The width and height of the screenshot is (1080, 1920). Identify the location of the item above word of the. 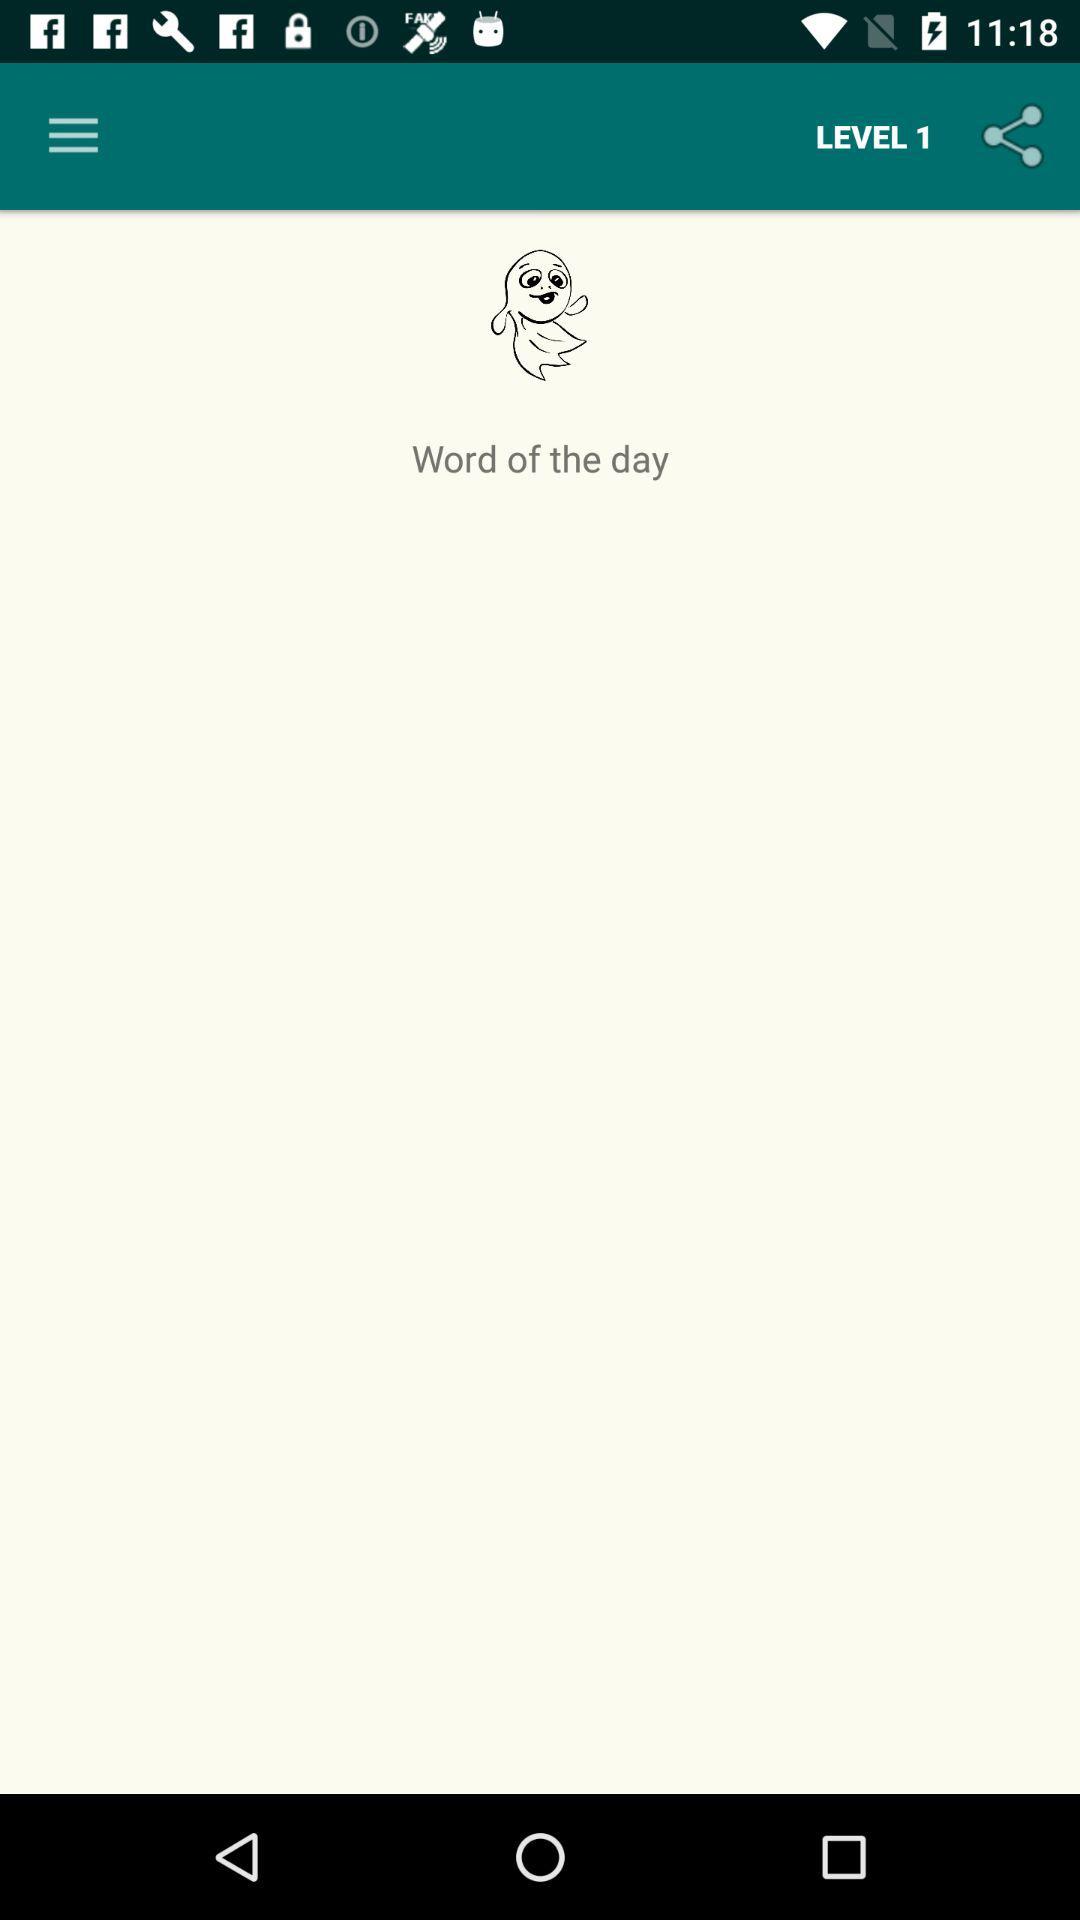
(1017, 135).